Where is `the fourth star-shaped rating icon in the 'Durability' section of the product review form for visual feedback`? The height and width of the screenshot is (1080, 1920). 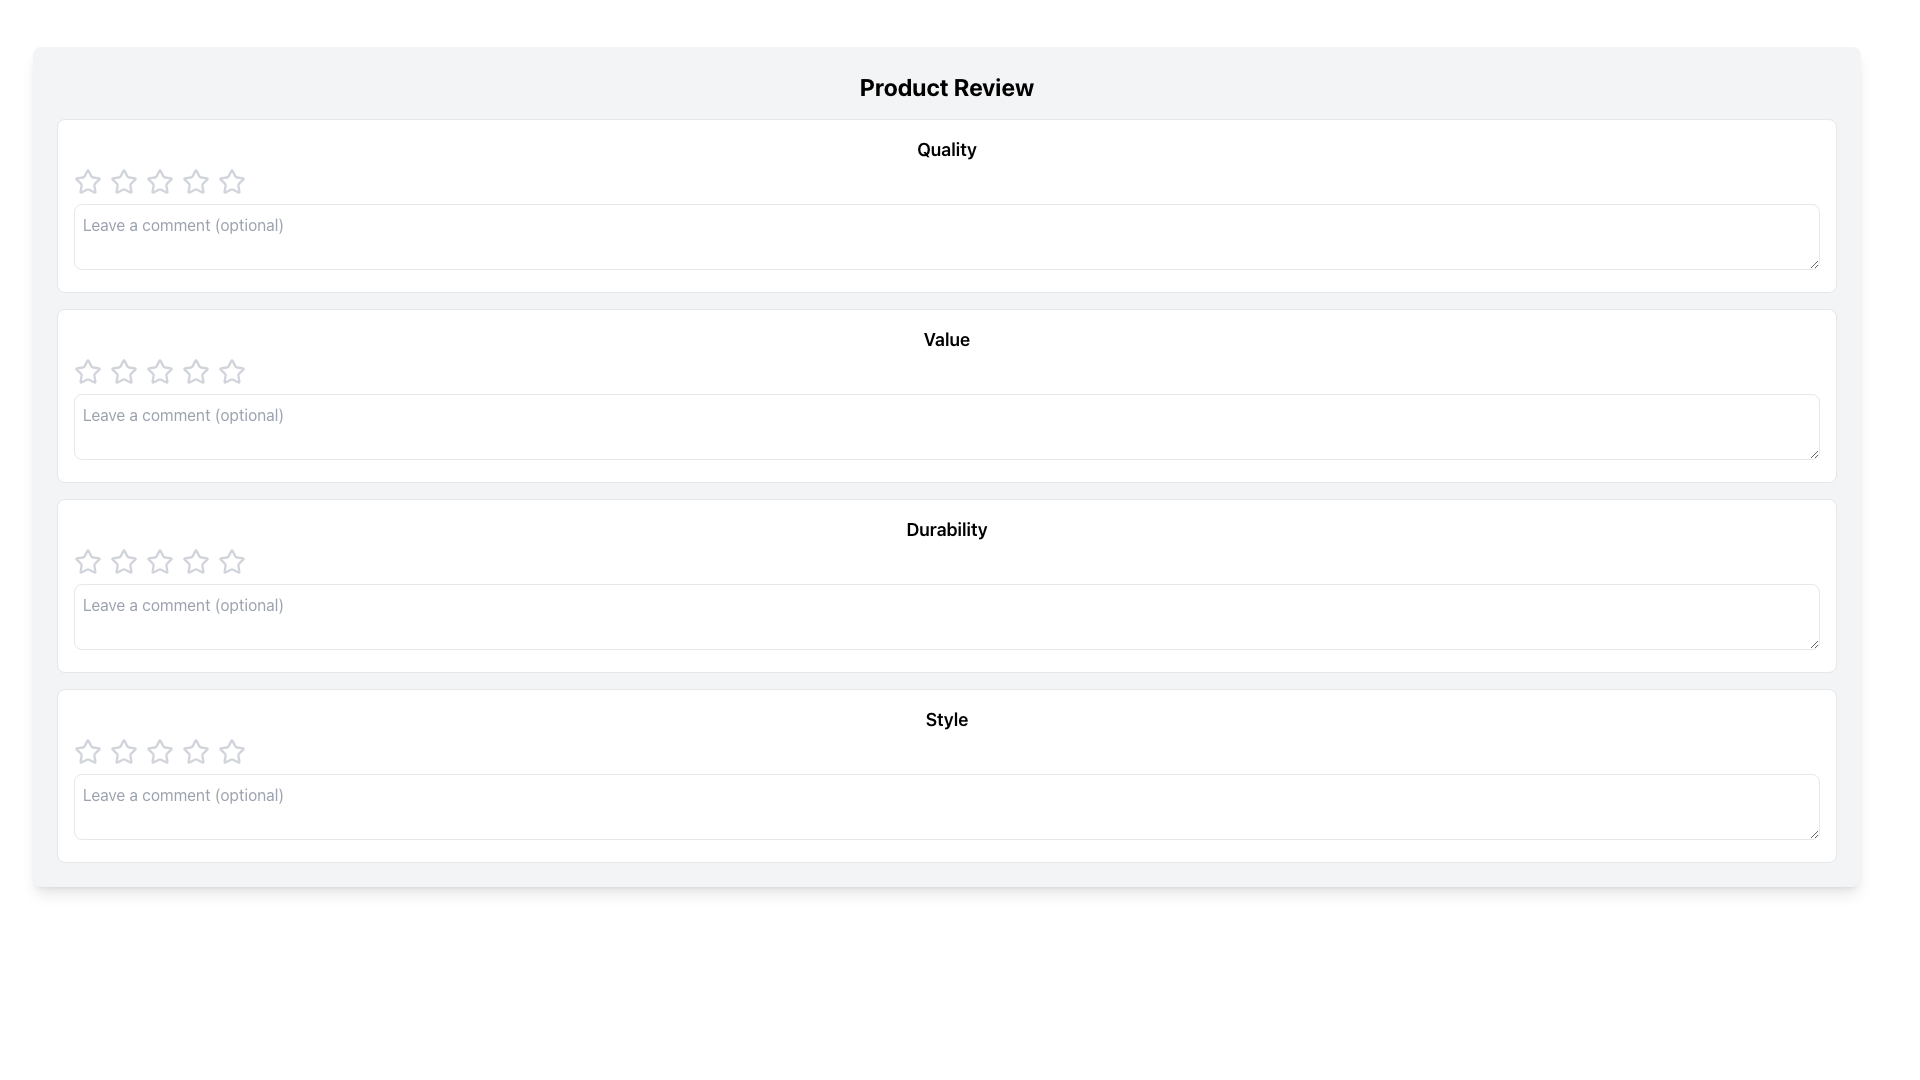 the fourth star-shaped rating icon in the 'Durability' section of the product review form for visual feedback is located at coordinates (158, 562).